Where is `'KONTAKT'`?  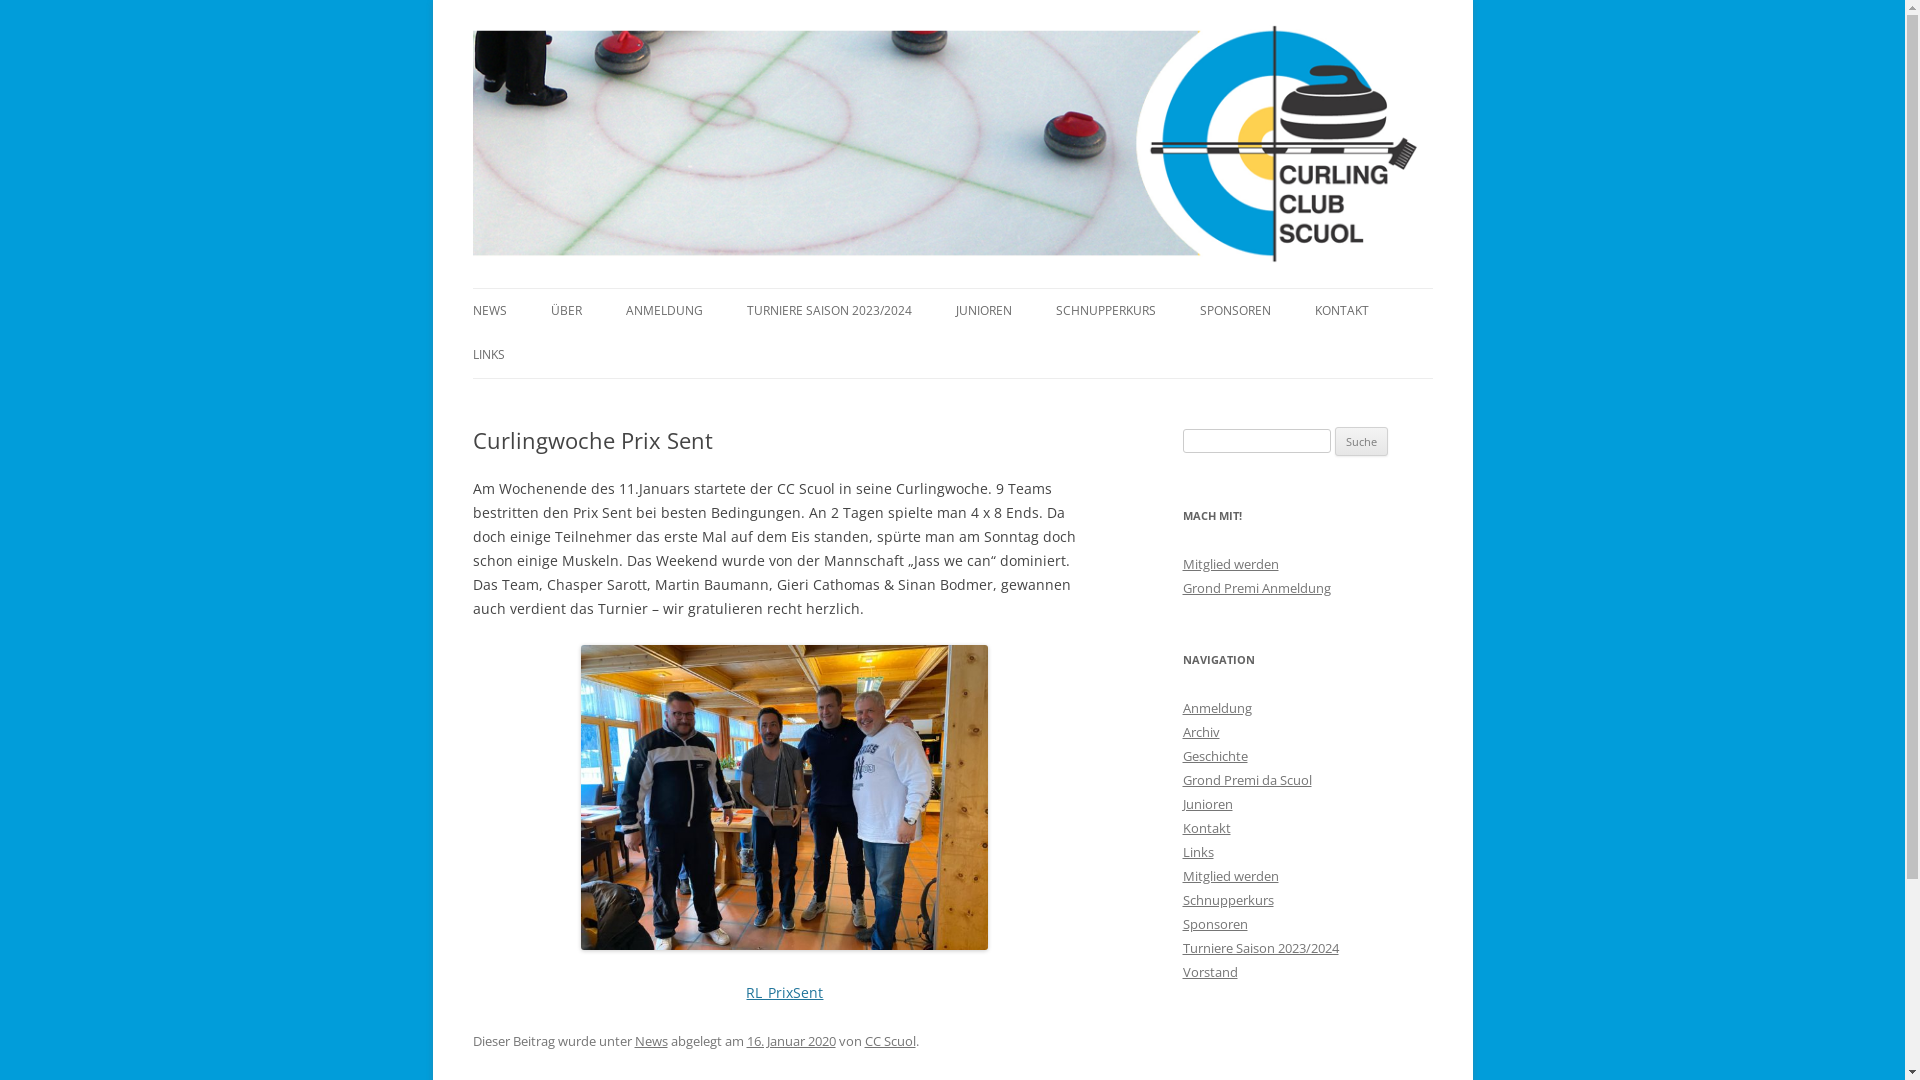 'KONTAKT' is located at coordinates (1340, 311).